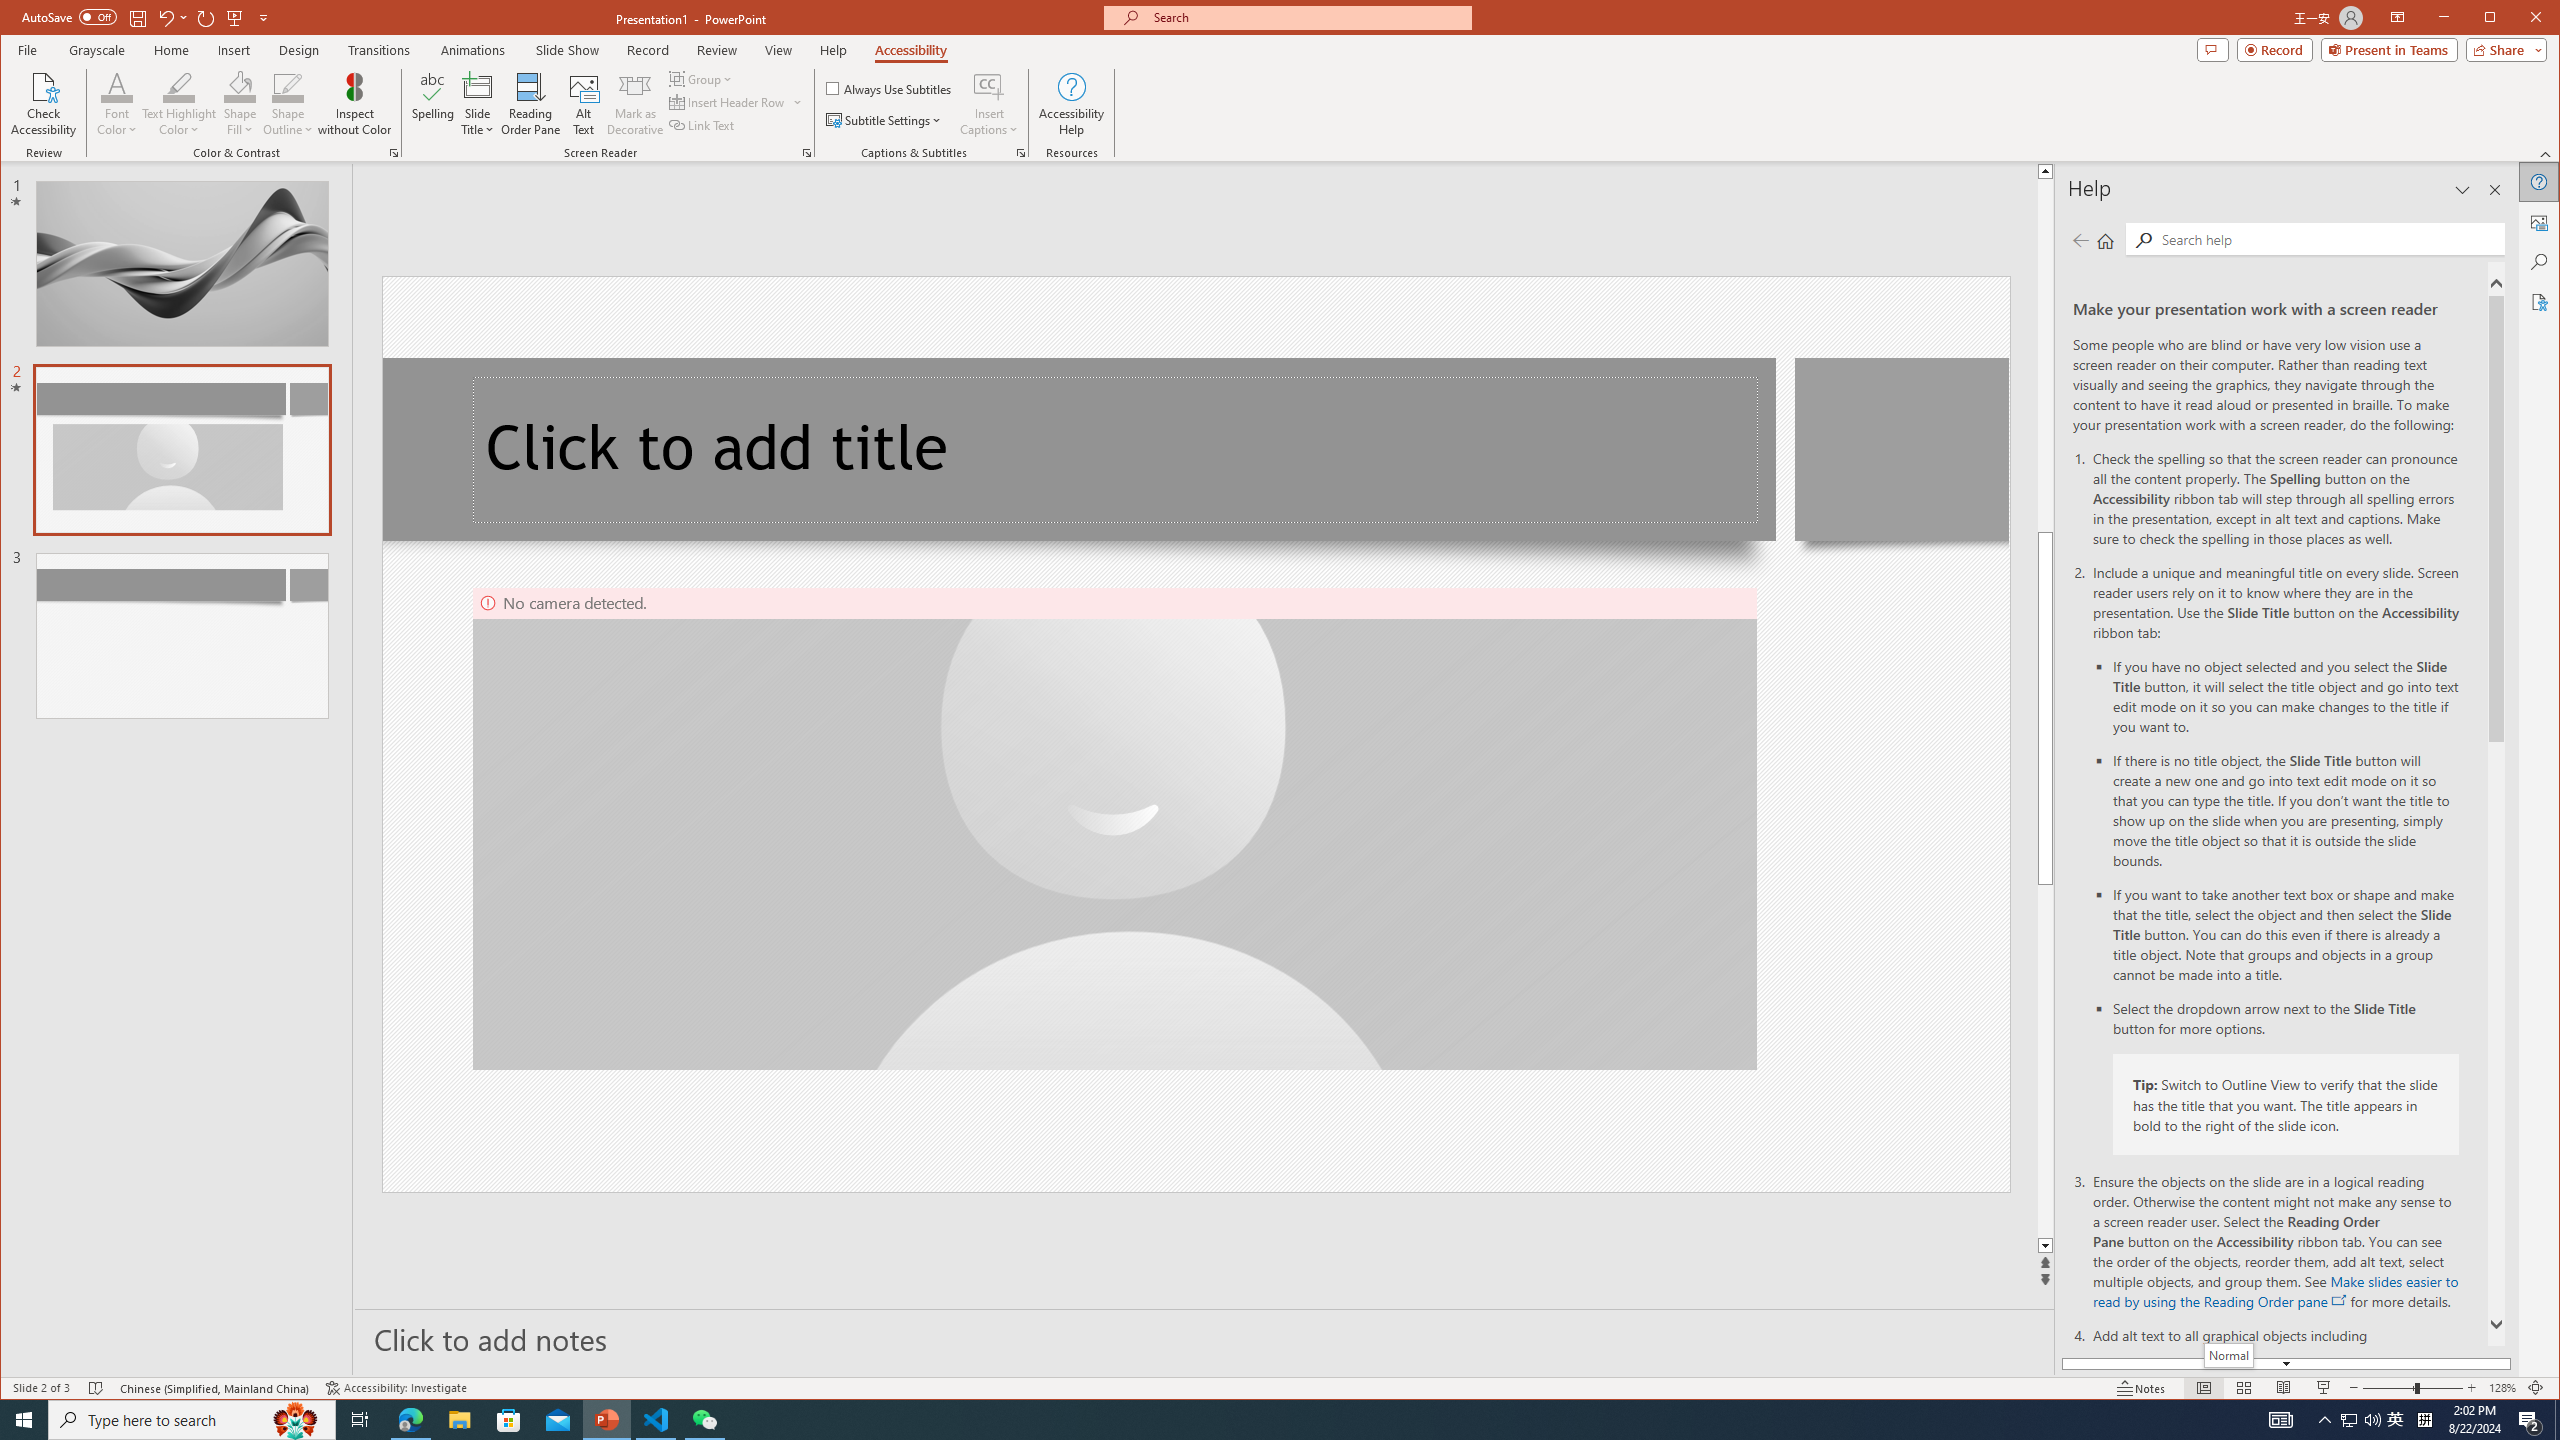  What do you see at coordinates (778, 49) in the screenshot?
I see `'View'` at bounding box center [778, 49].